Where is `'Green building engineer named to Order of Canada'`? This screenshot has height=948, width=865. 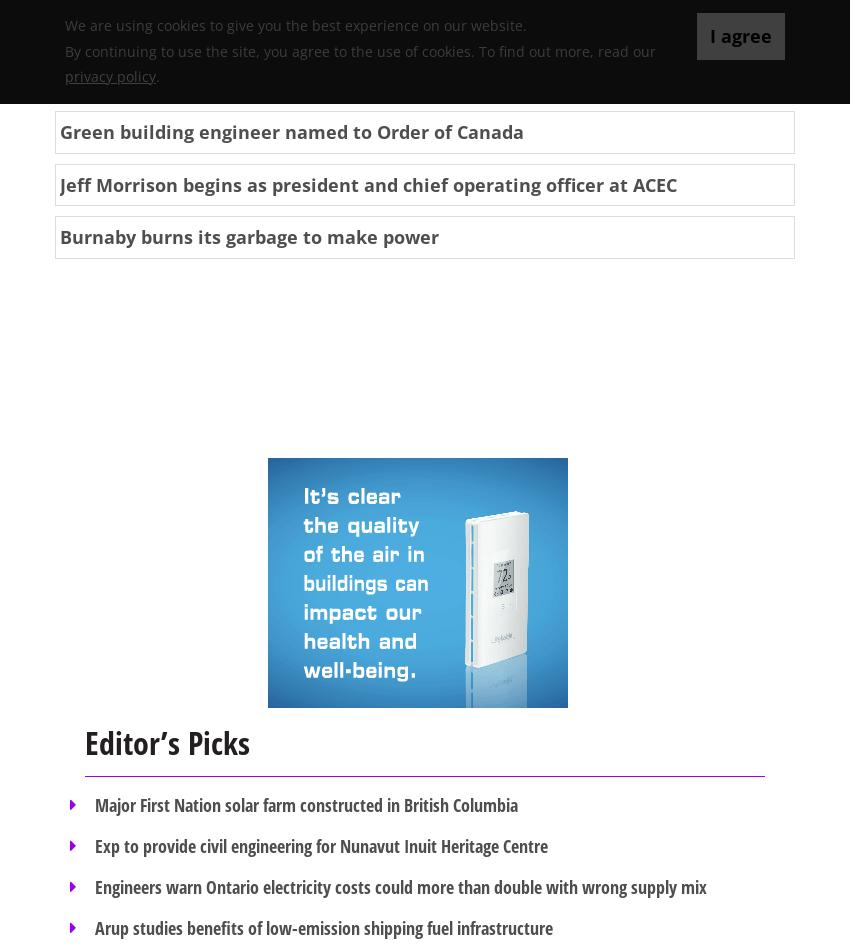 'Green building engineer named to Order of Canada' is located at coordinates (292, 130).